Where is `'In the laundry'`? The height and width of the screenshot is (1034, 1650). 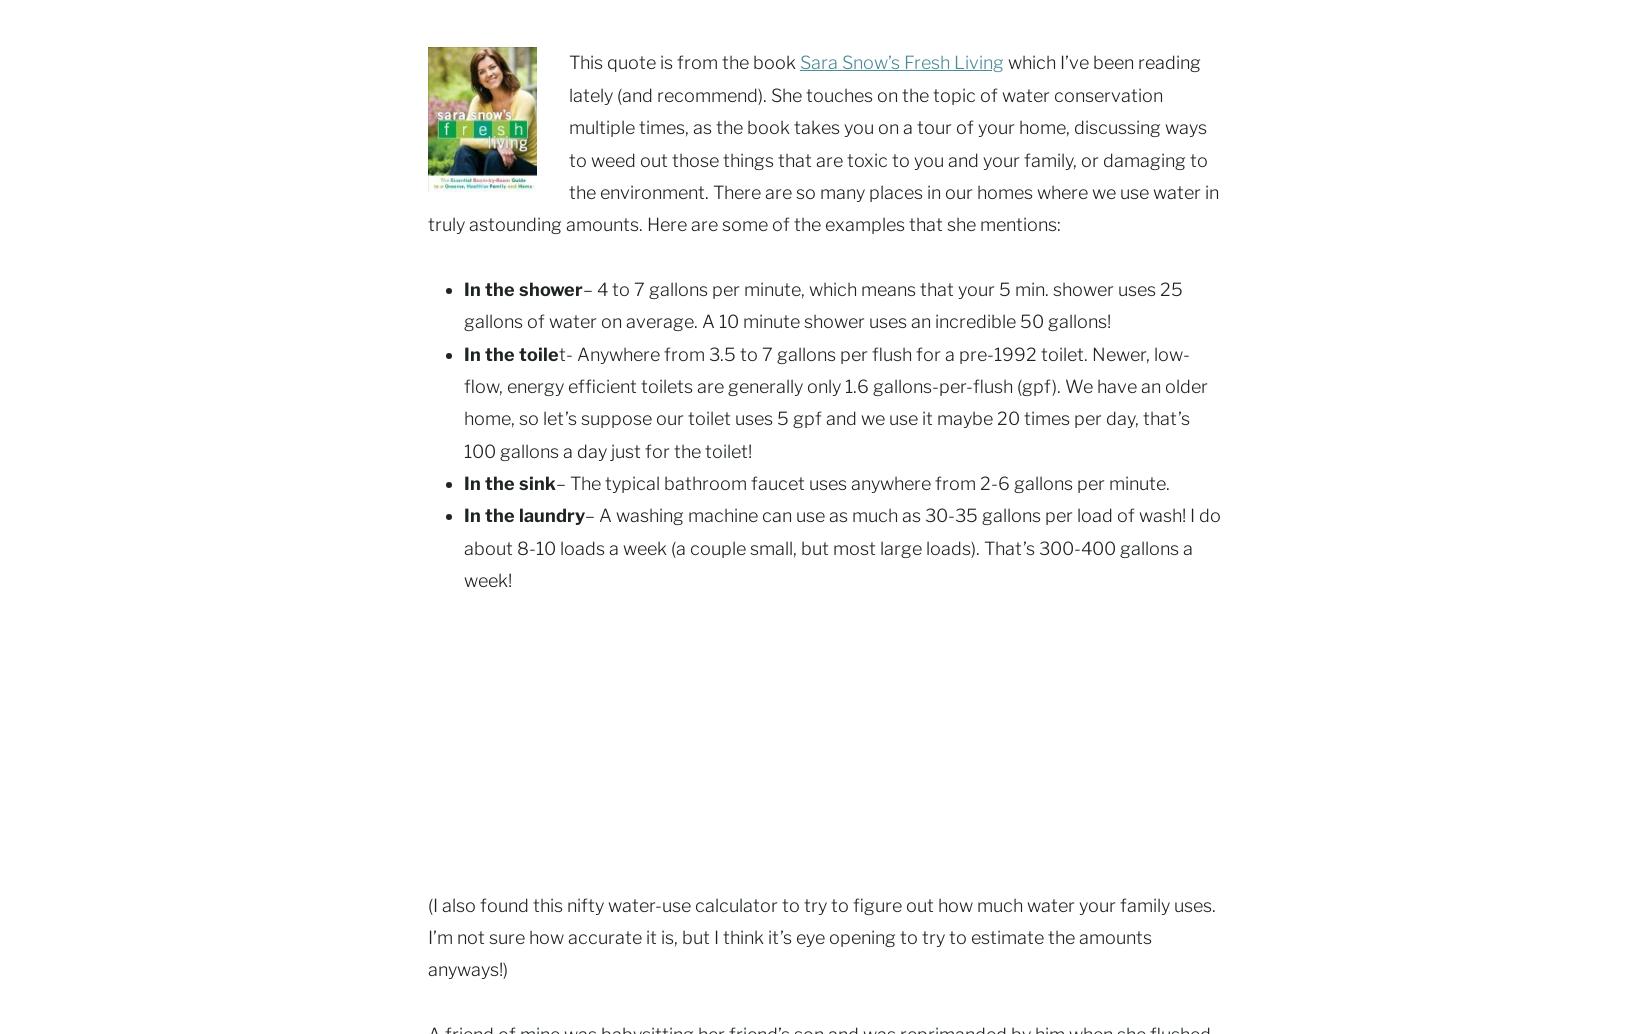
'In the laundry' is located at coordinates (462, 514).